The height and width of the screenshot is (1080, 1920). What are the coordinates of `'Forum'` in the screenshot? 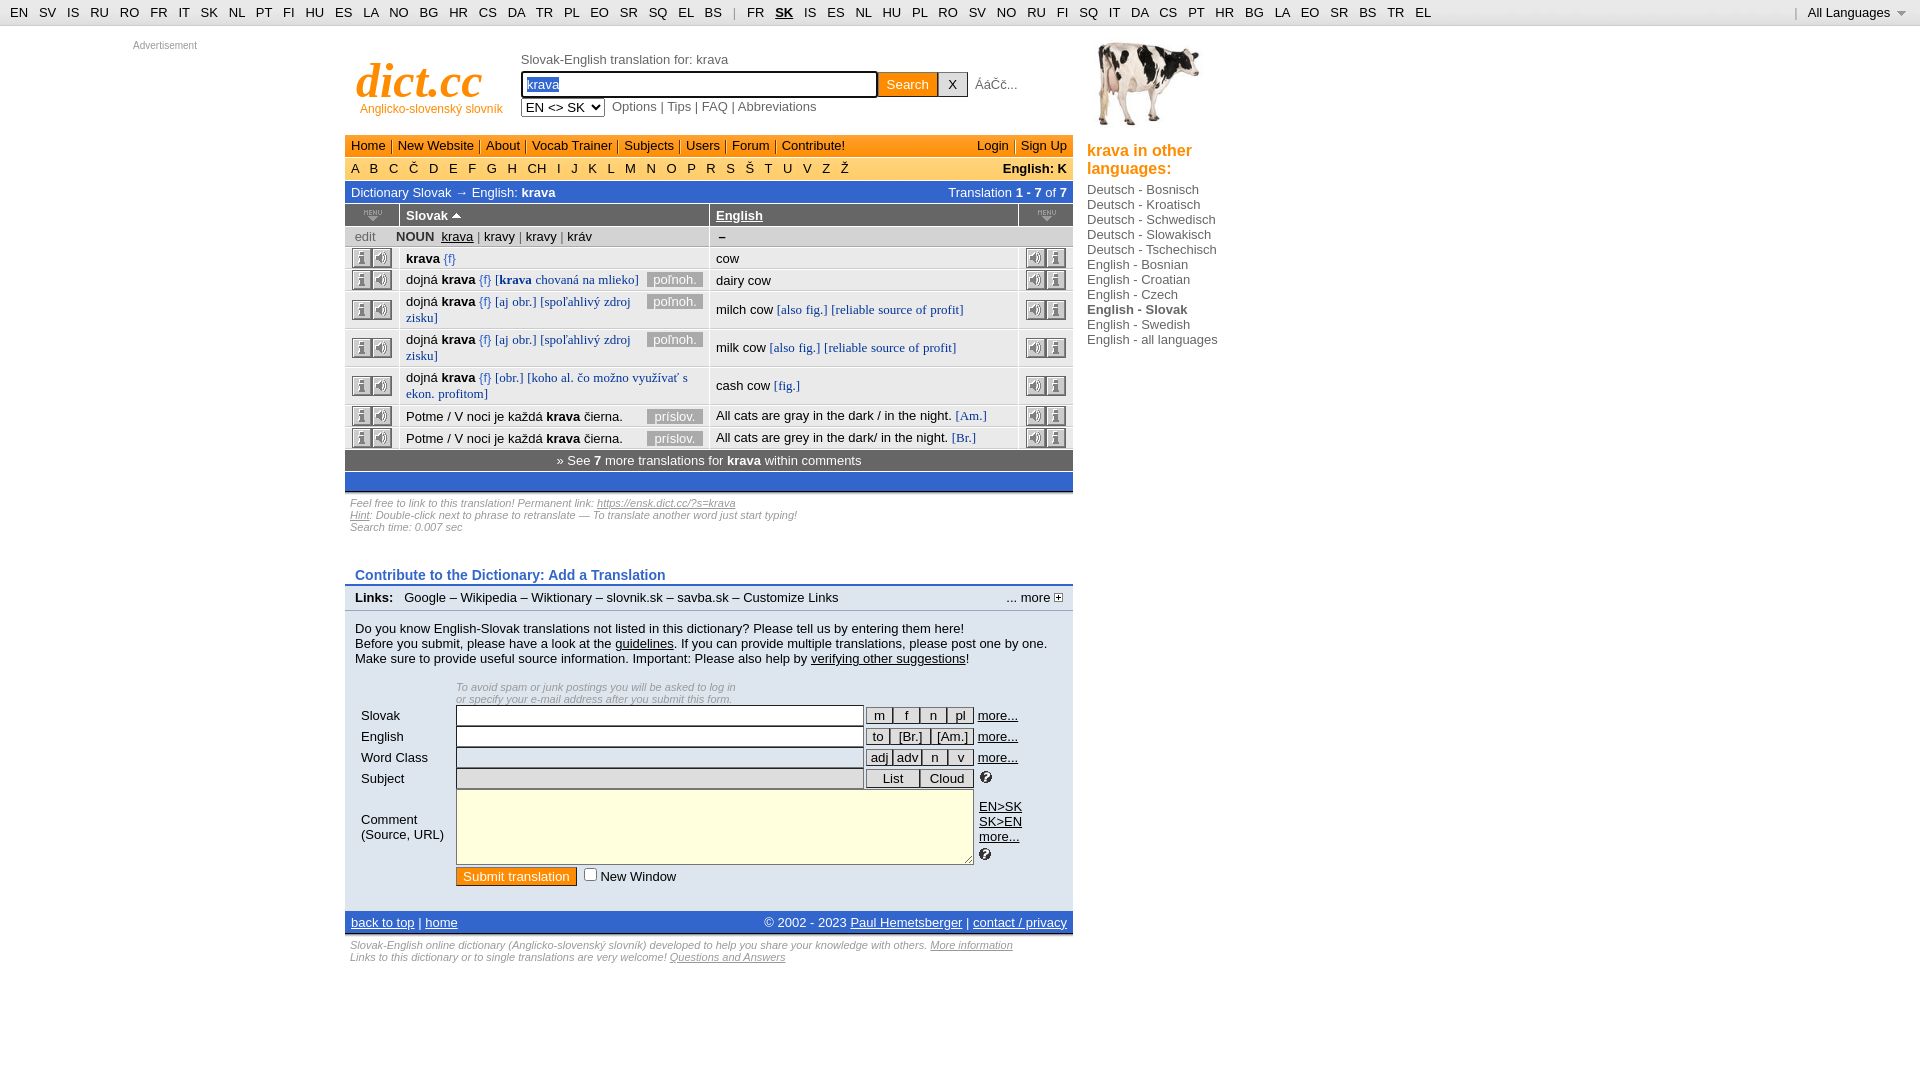 It's located at (749, 144).